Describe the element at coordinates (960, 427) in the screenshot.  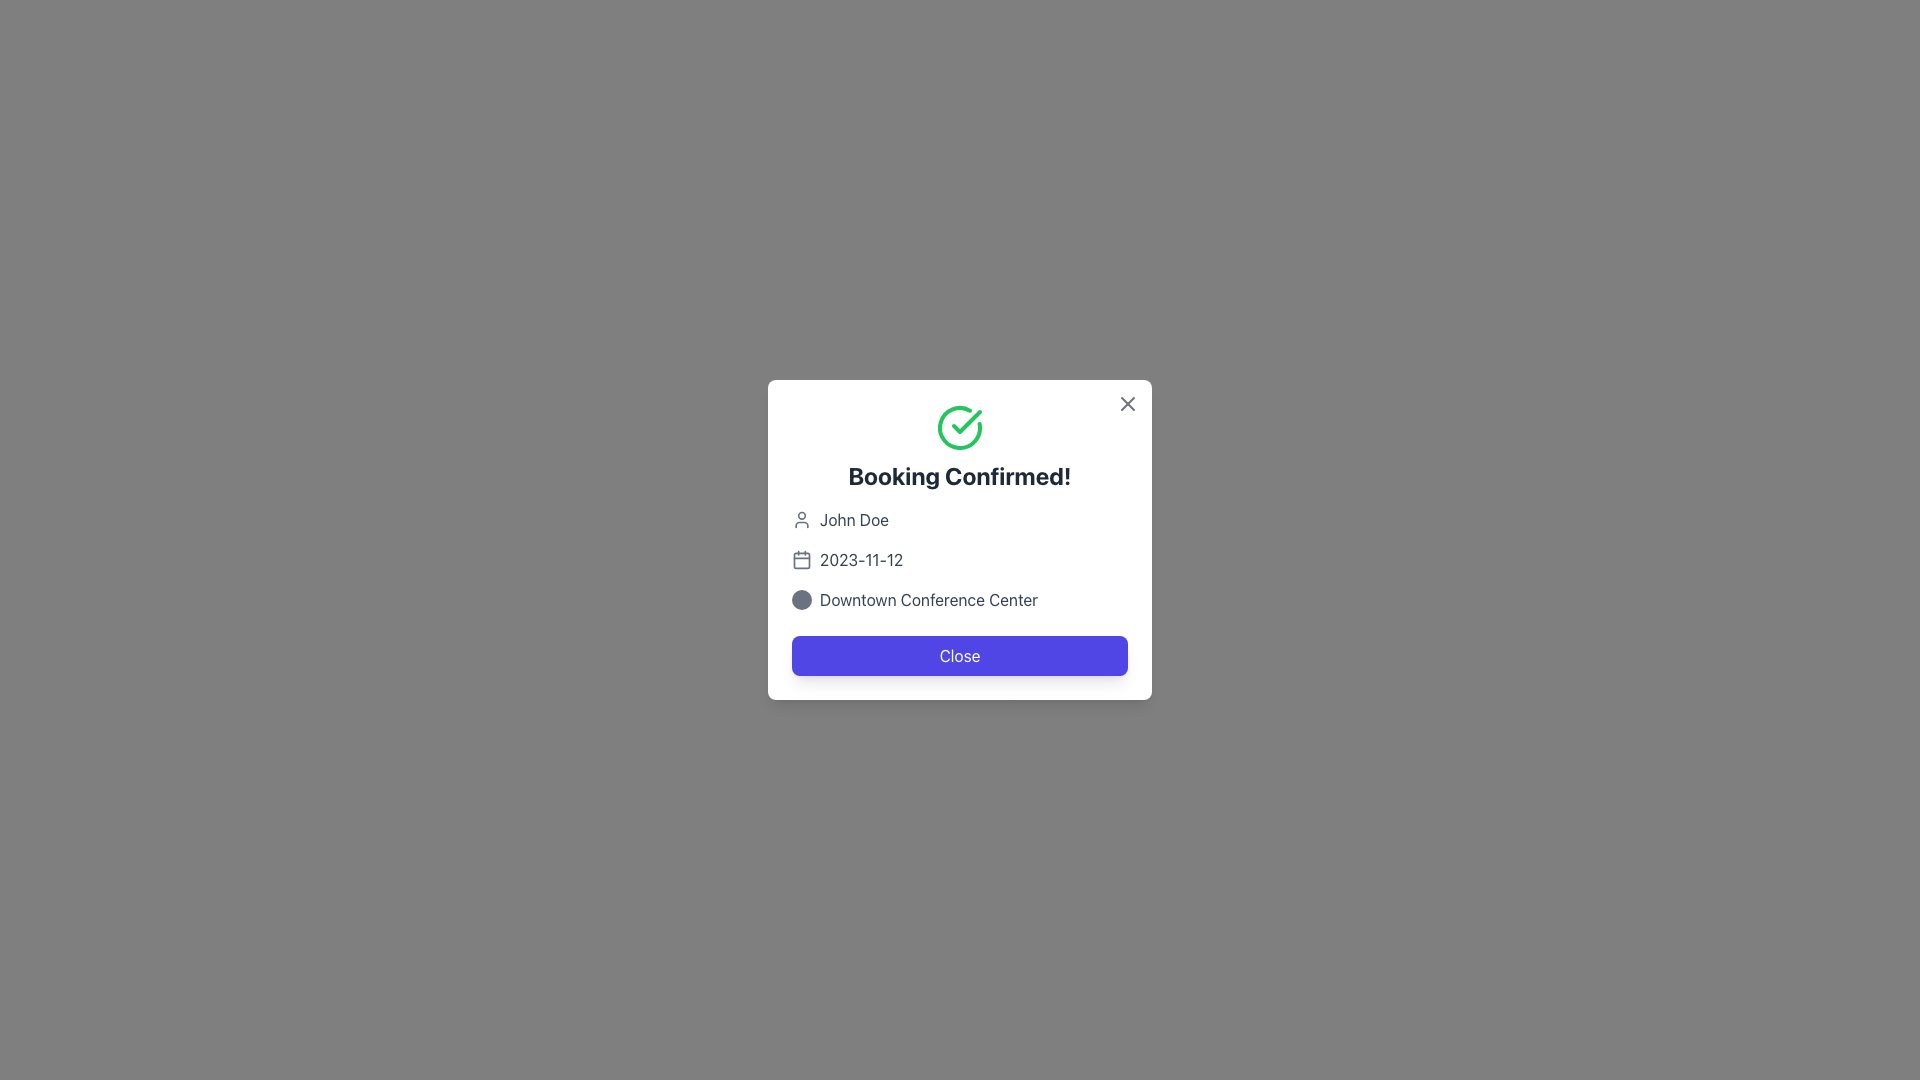
I see `the circular line graphic element that forms part of a success icon, which contains a checkmark within an SVG component located at the top of a modal dialog` at that location.